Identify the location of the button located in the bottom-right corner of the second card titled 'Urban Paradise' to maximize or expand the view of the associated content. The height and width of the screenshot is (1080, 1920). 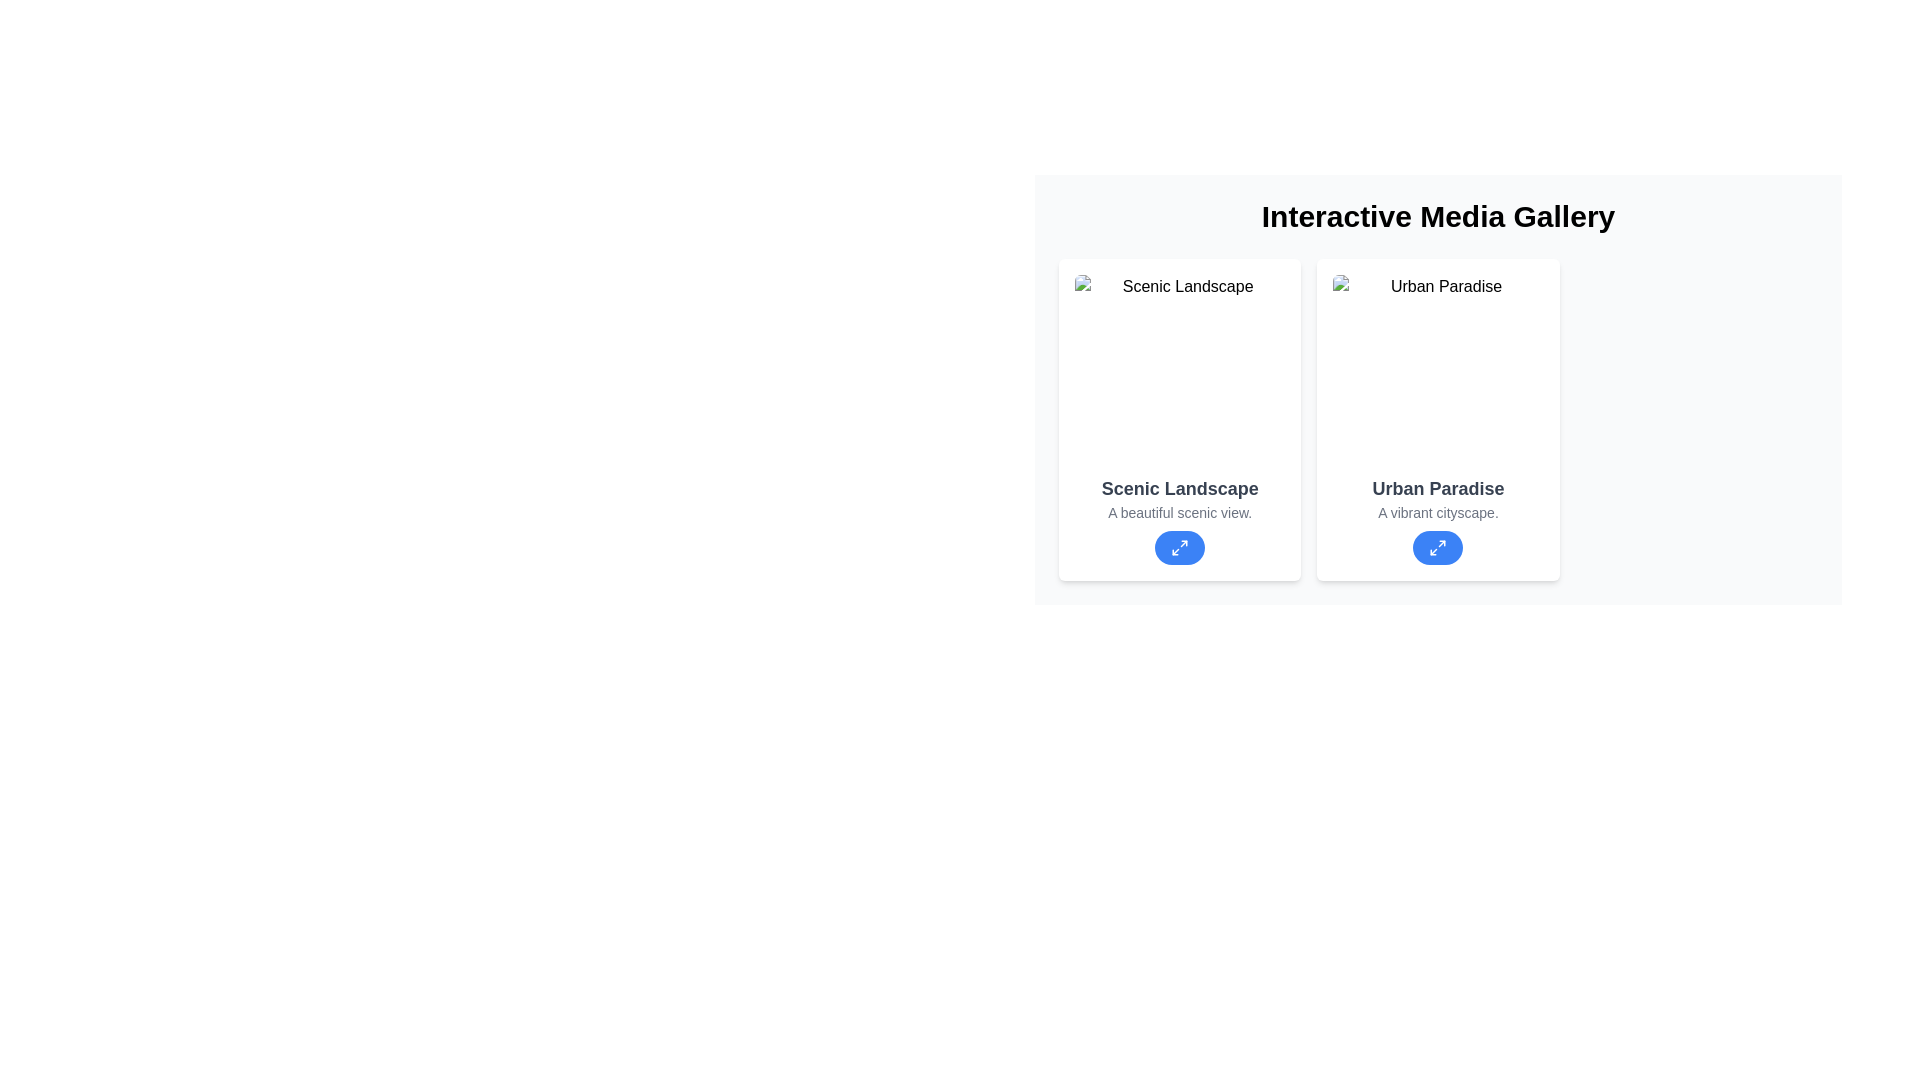
(1437, 547).